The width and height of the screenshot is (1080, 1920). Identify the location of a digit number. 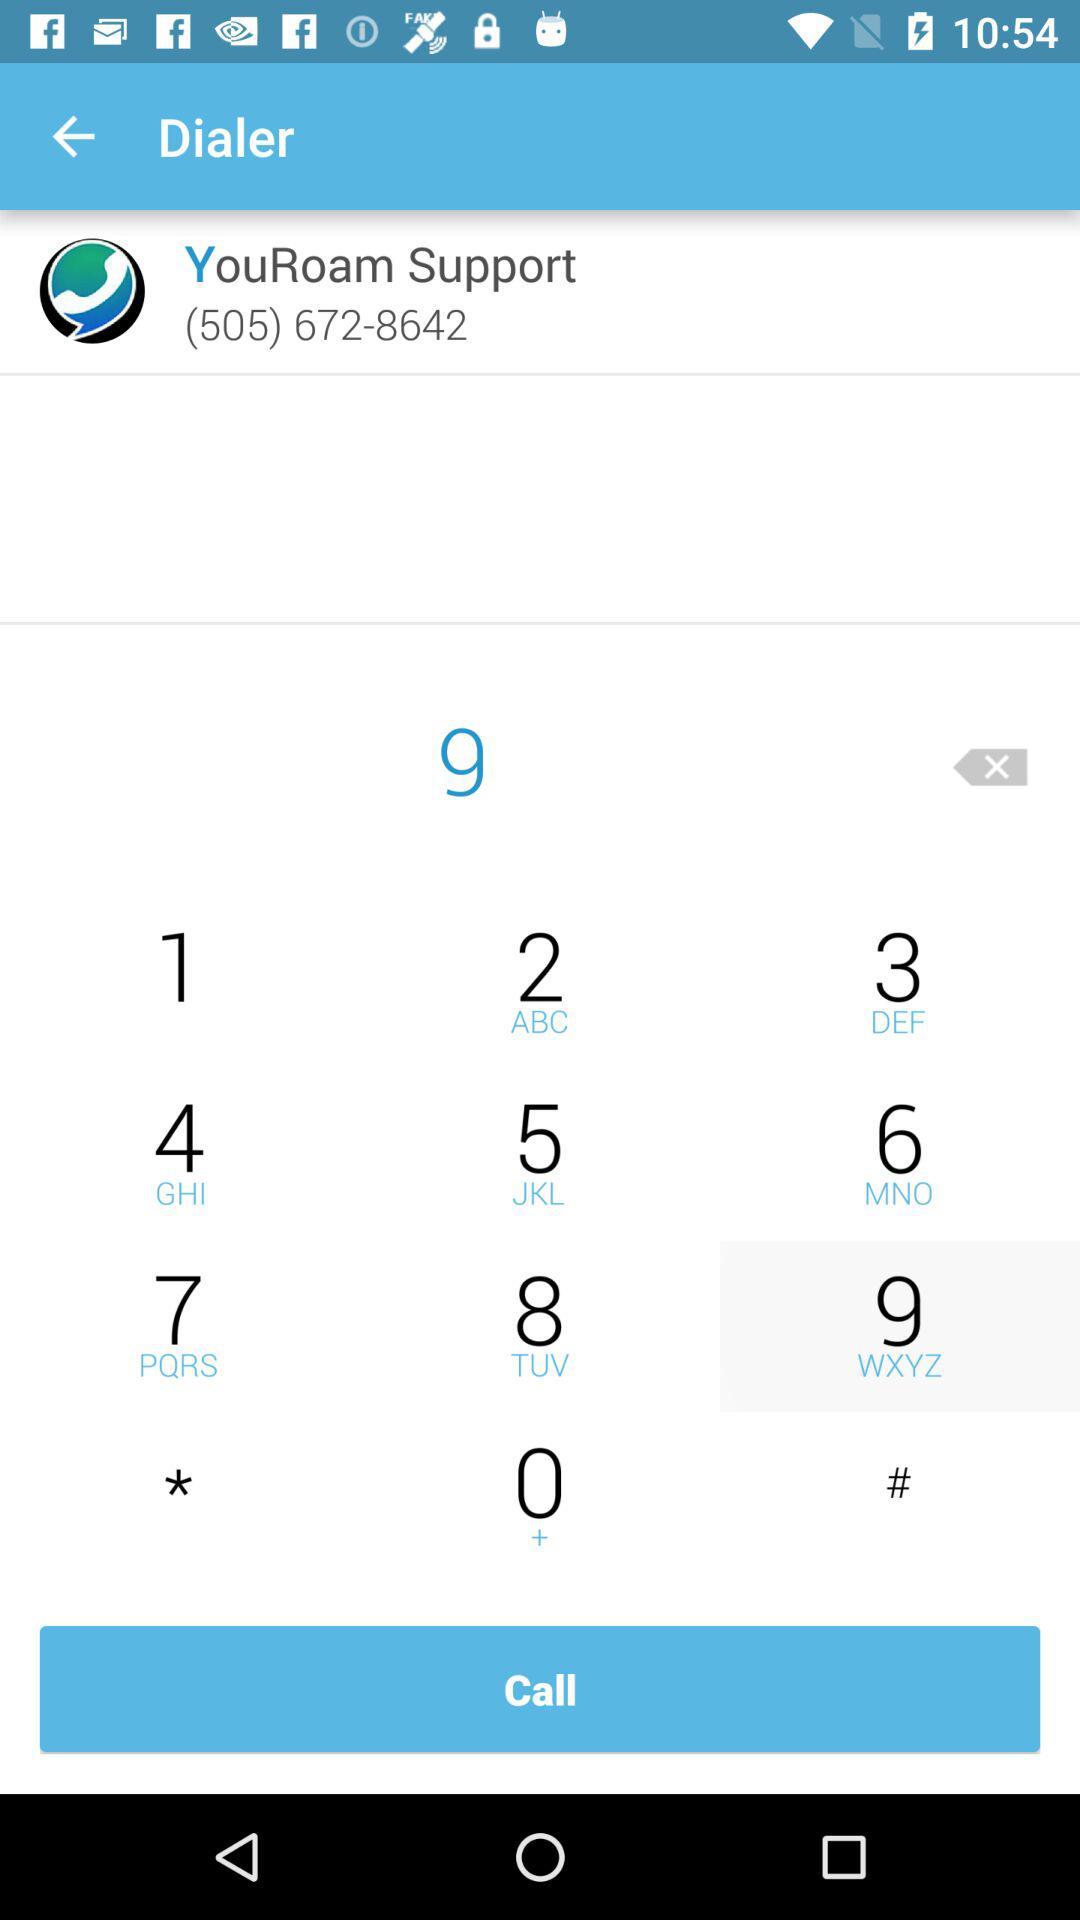
(898, 1326).